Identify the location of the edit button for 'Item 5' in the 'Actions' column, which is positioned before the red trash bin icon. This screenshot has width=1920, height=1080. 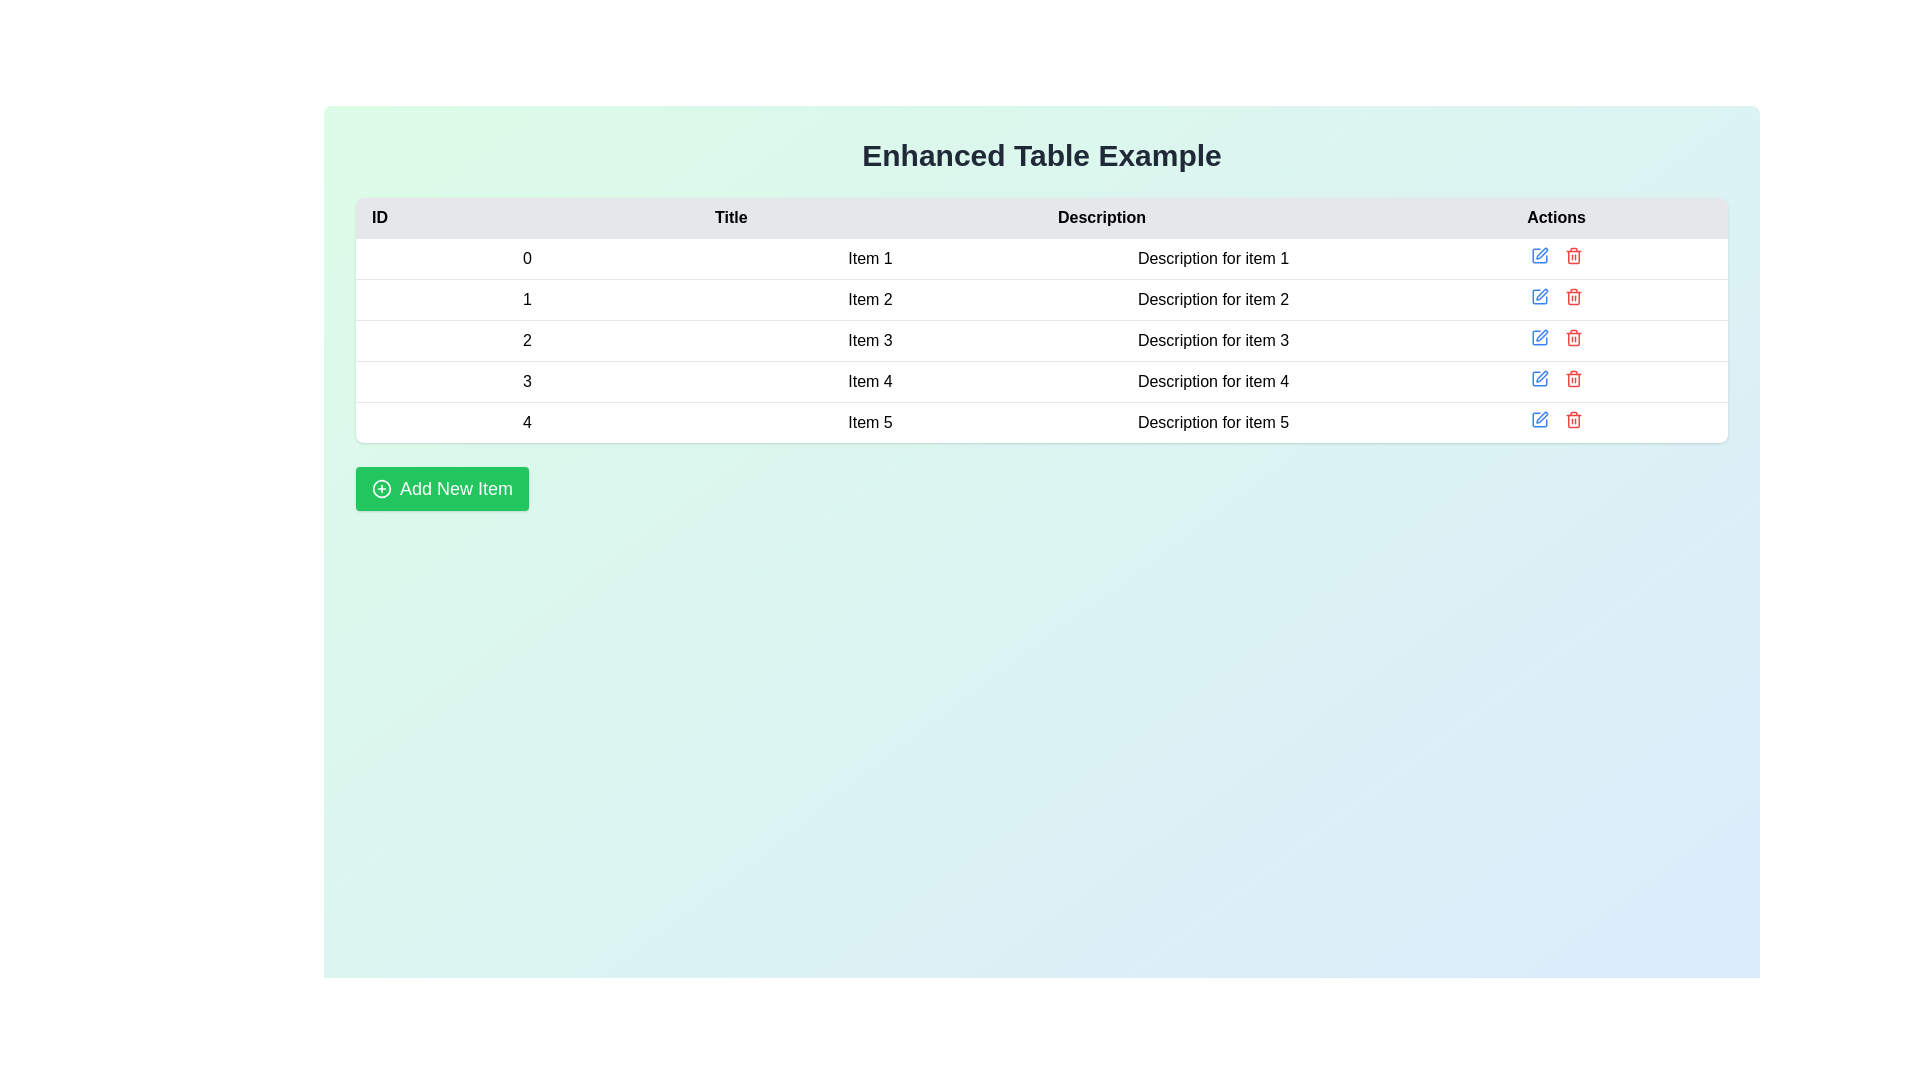
(1538, 419).